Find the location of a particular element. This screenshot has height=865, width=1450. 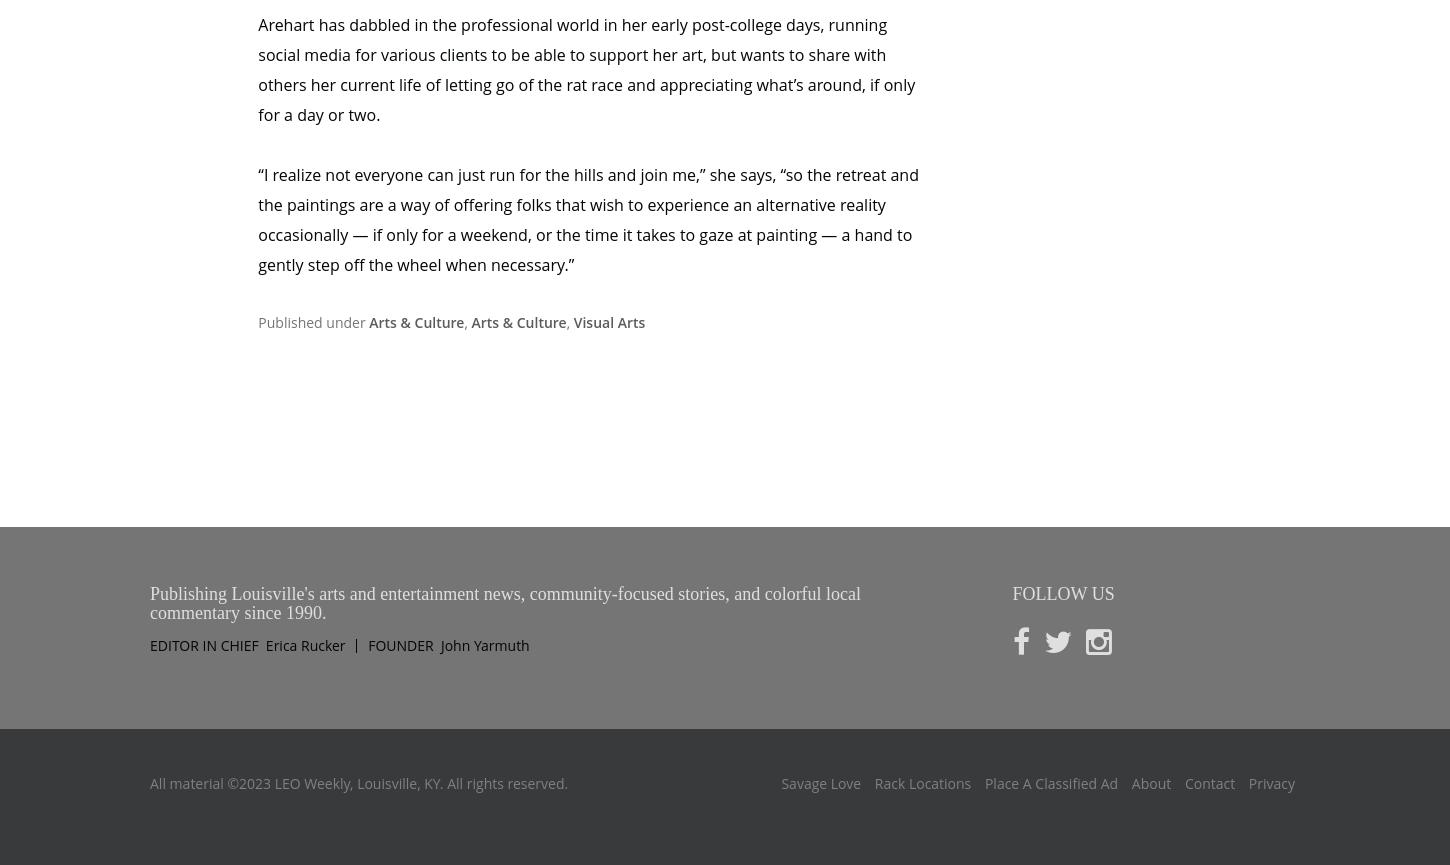

'Published under' is located at coordinates (313, 237).